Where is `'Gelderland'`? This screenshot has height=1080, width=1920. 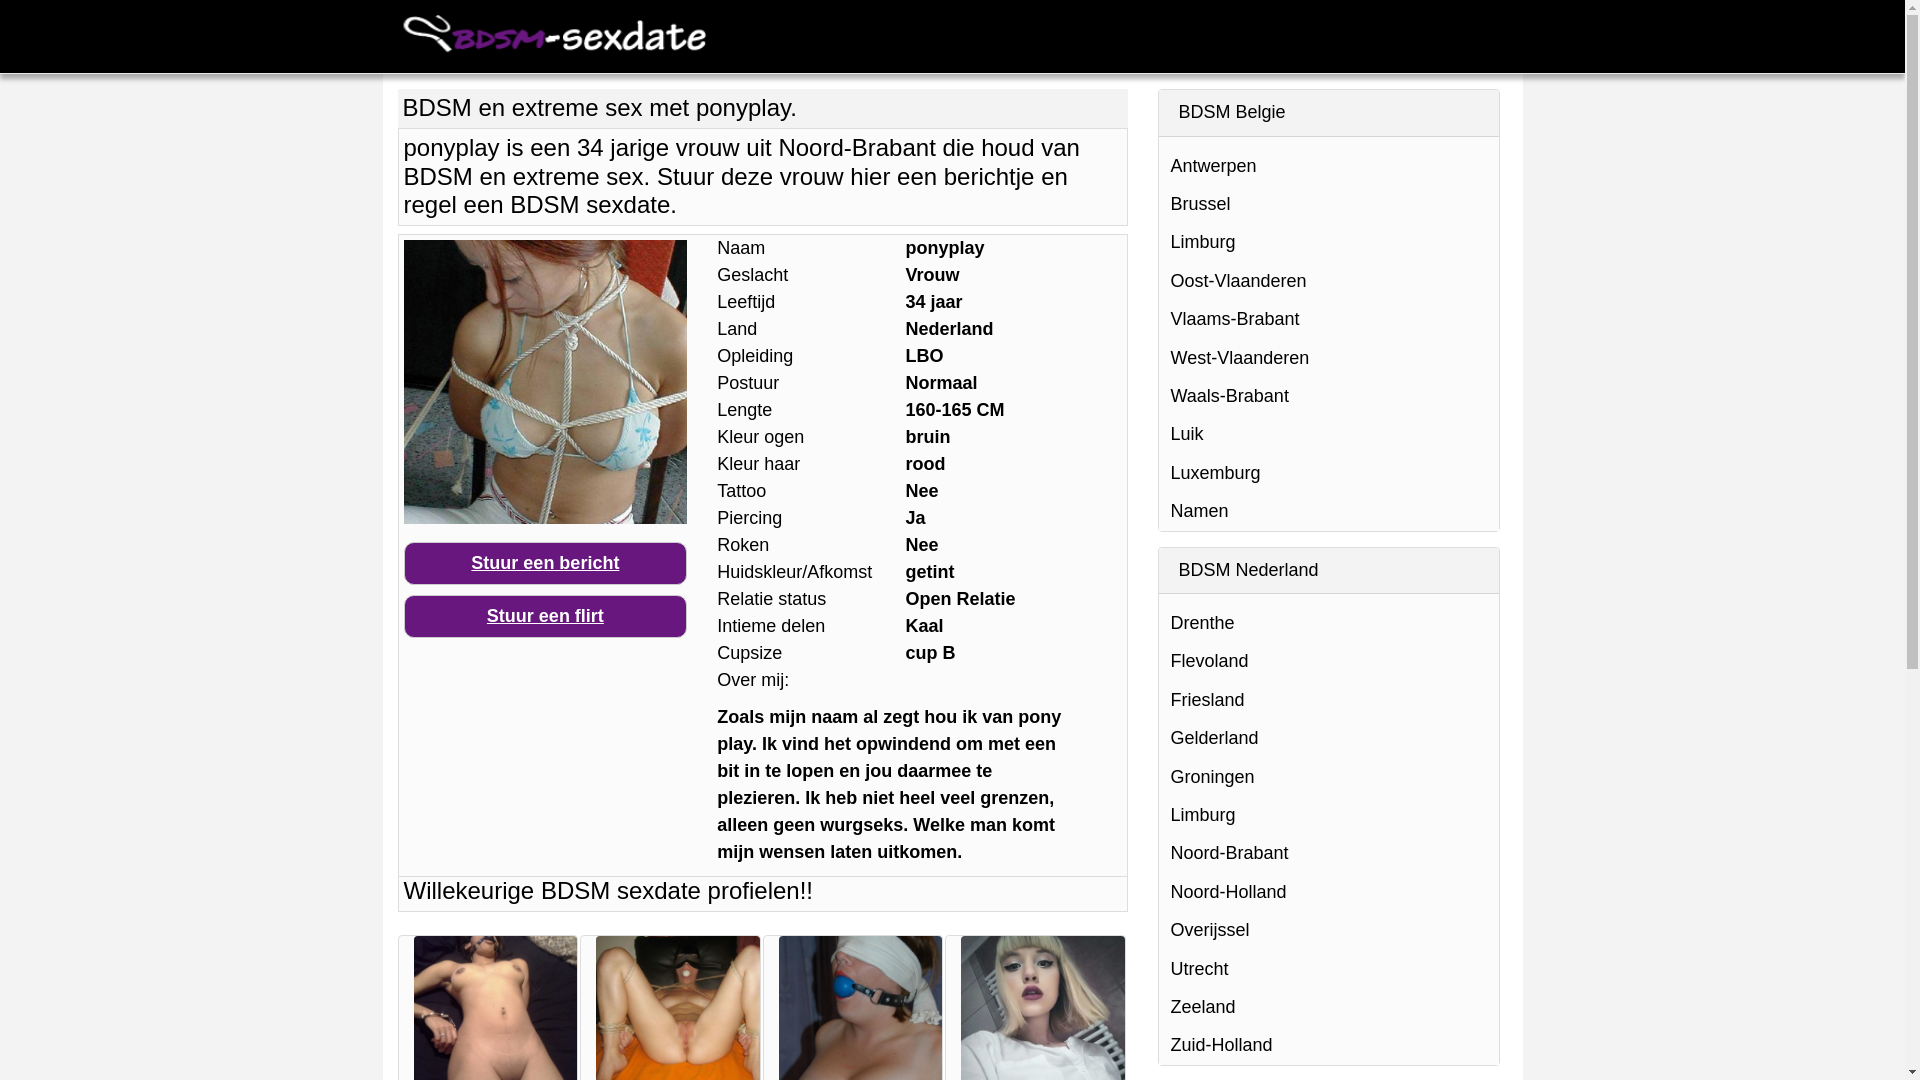
'Gelderland' is located at coordinates (1328, 737).